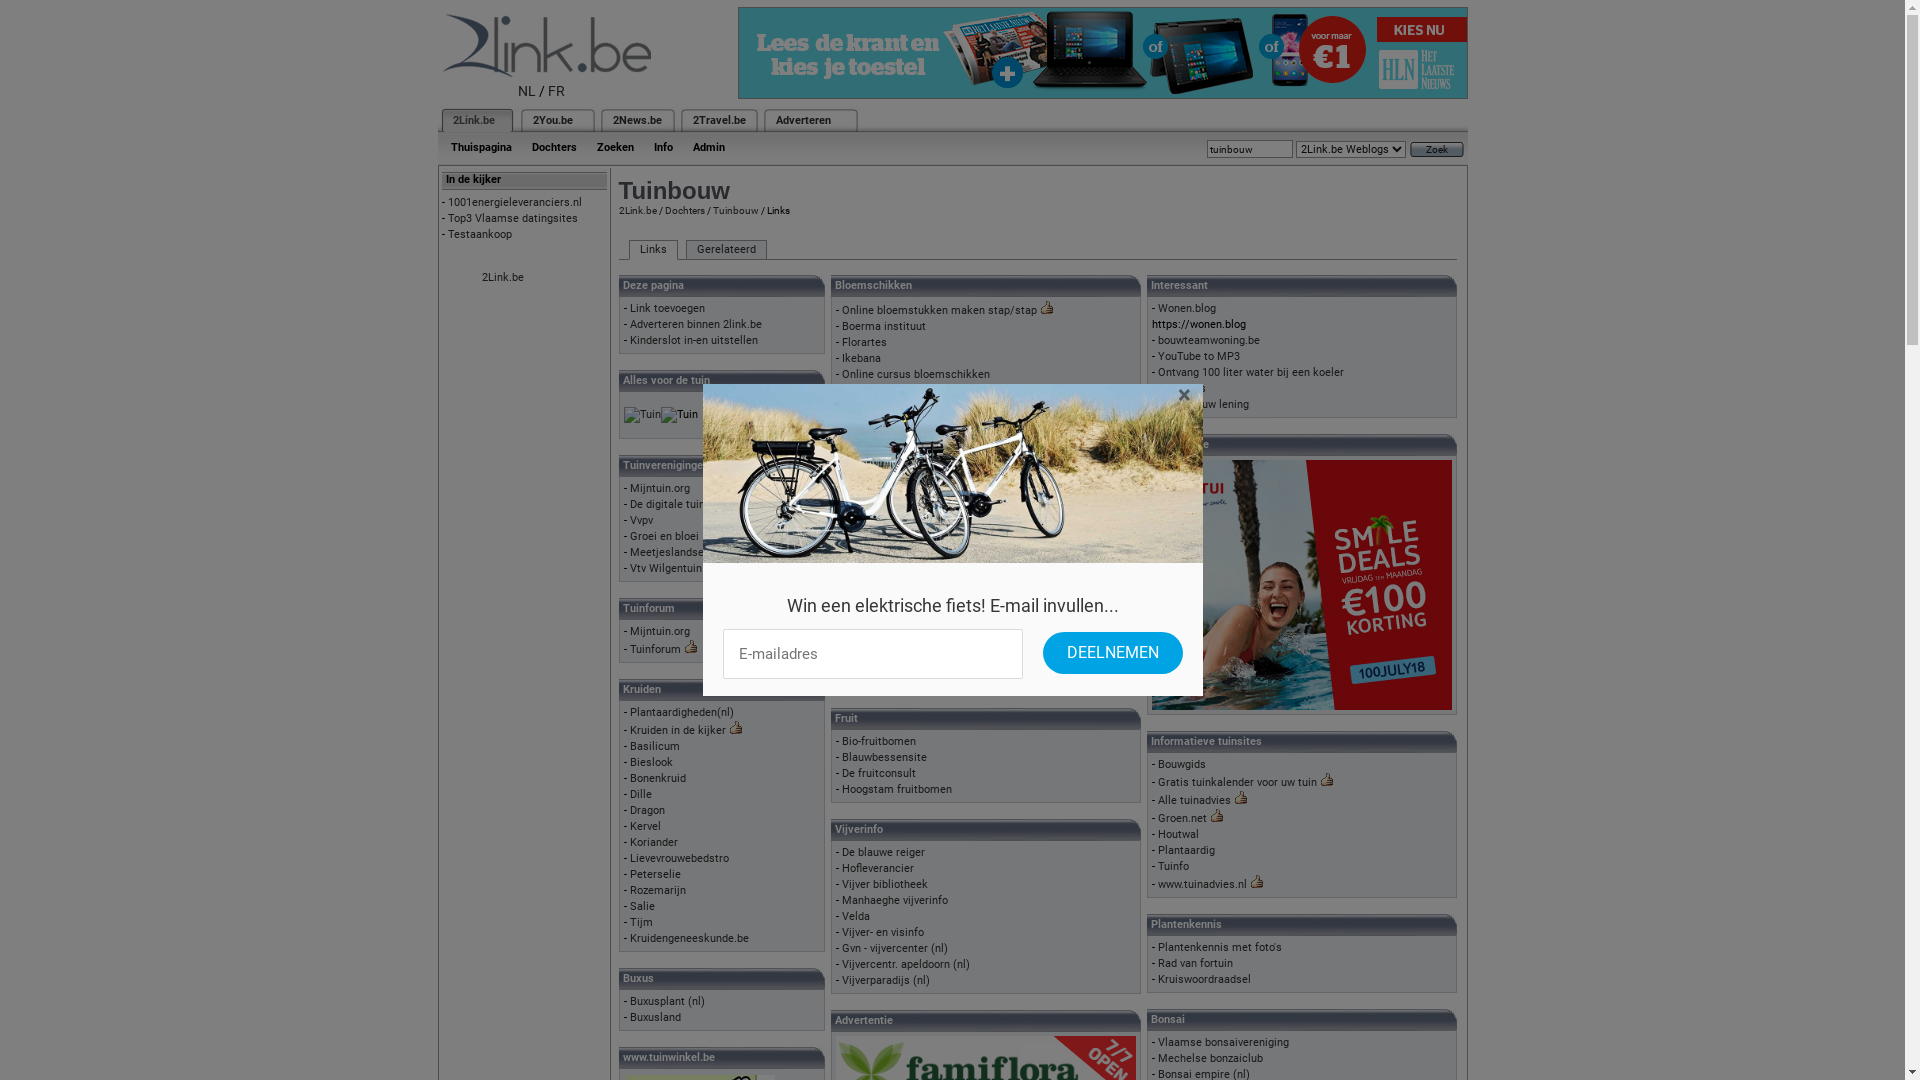 The width and height of the screenshot is (1920, 1080). What do you see at coordinates (708, 146) in the screenshot?
I see `'Admin'` at bounding box center [708, 146].